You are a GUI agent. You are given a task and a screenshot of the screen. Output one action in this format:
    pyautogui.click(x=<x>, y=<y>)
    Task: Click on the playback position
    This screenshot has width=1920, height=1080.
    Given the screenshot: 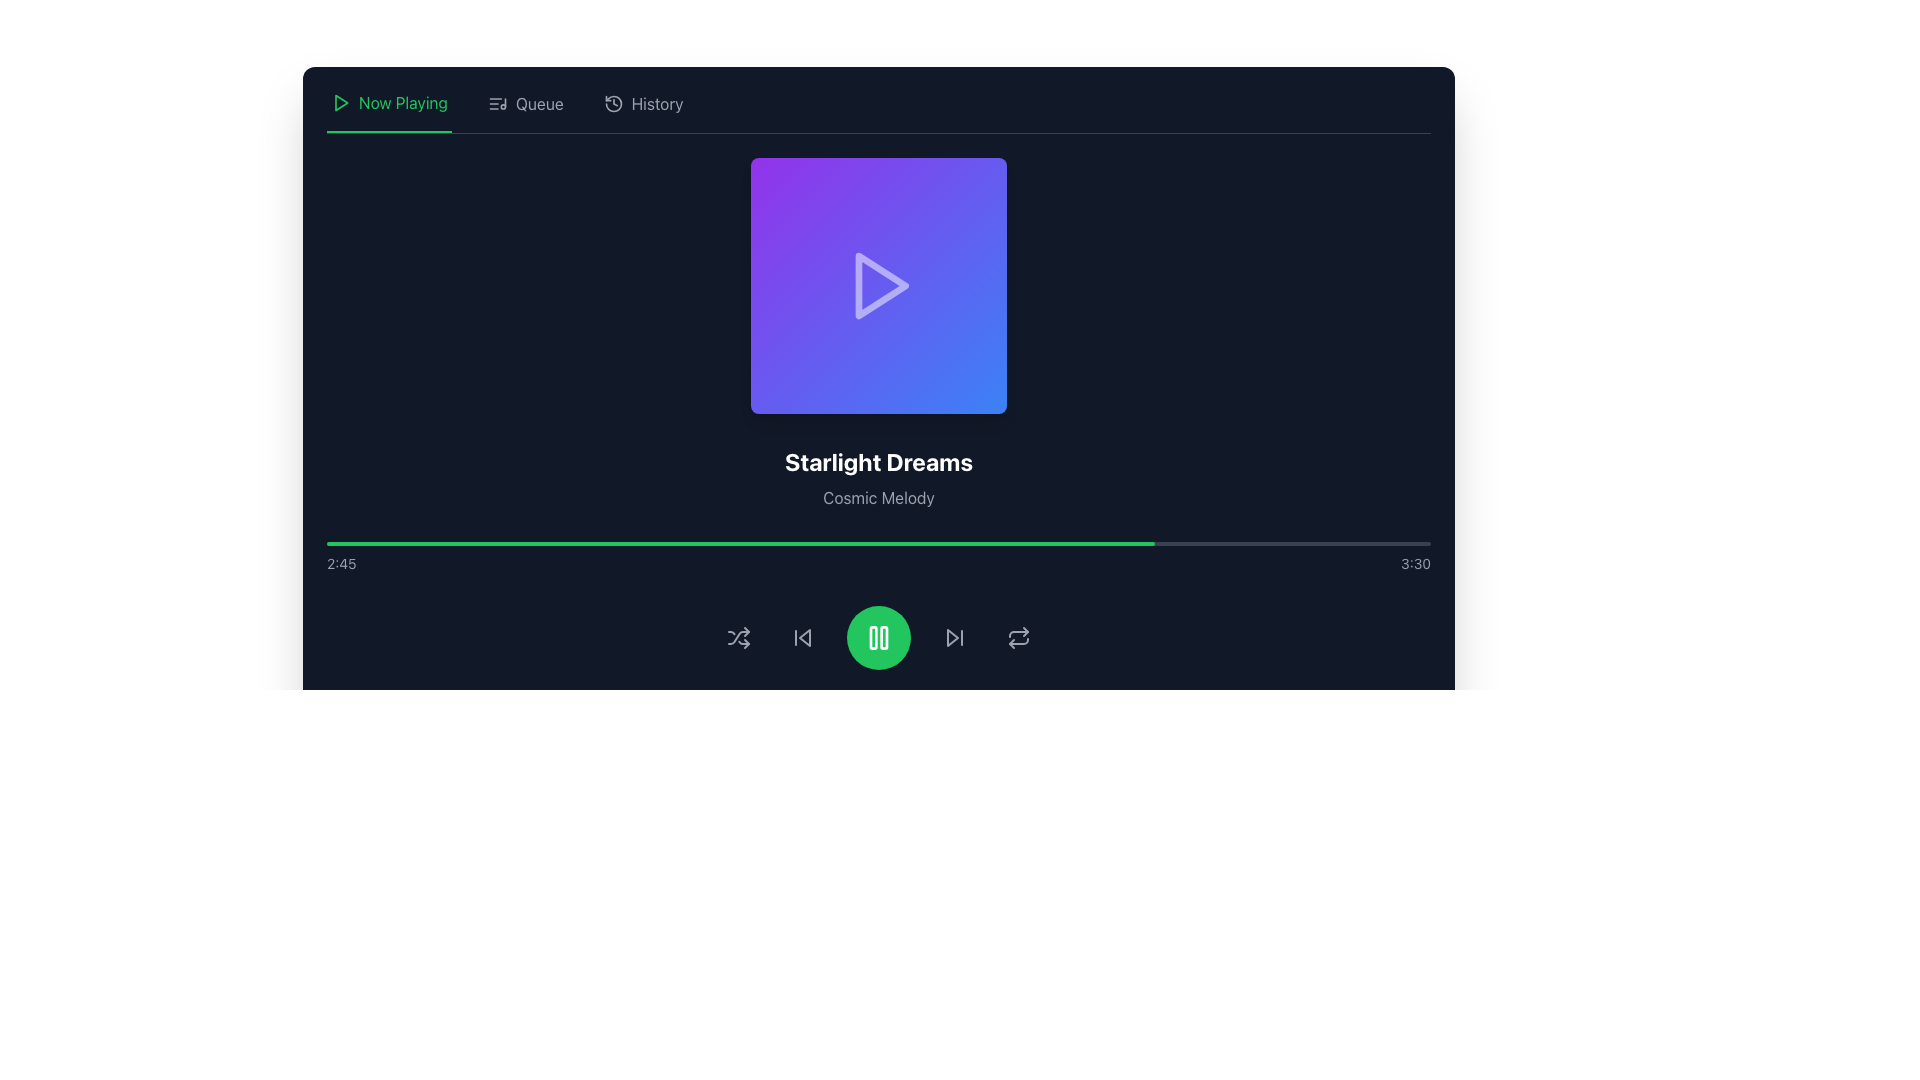 What is the action you would take?
    pyautogui.click(x=351, y=543)
    